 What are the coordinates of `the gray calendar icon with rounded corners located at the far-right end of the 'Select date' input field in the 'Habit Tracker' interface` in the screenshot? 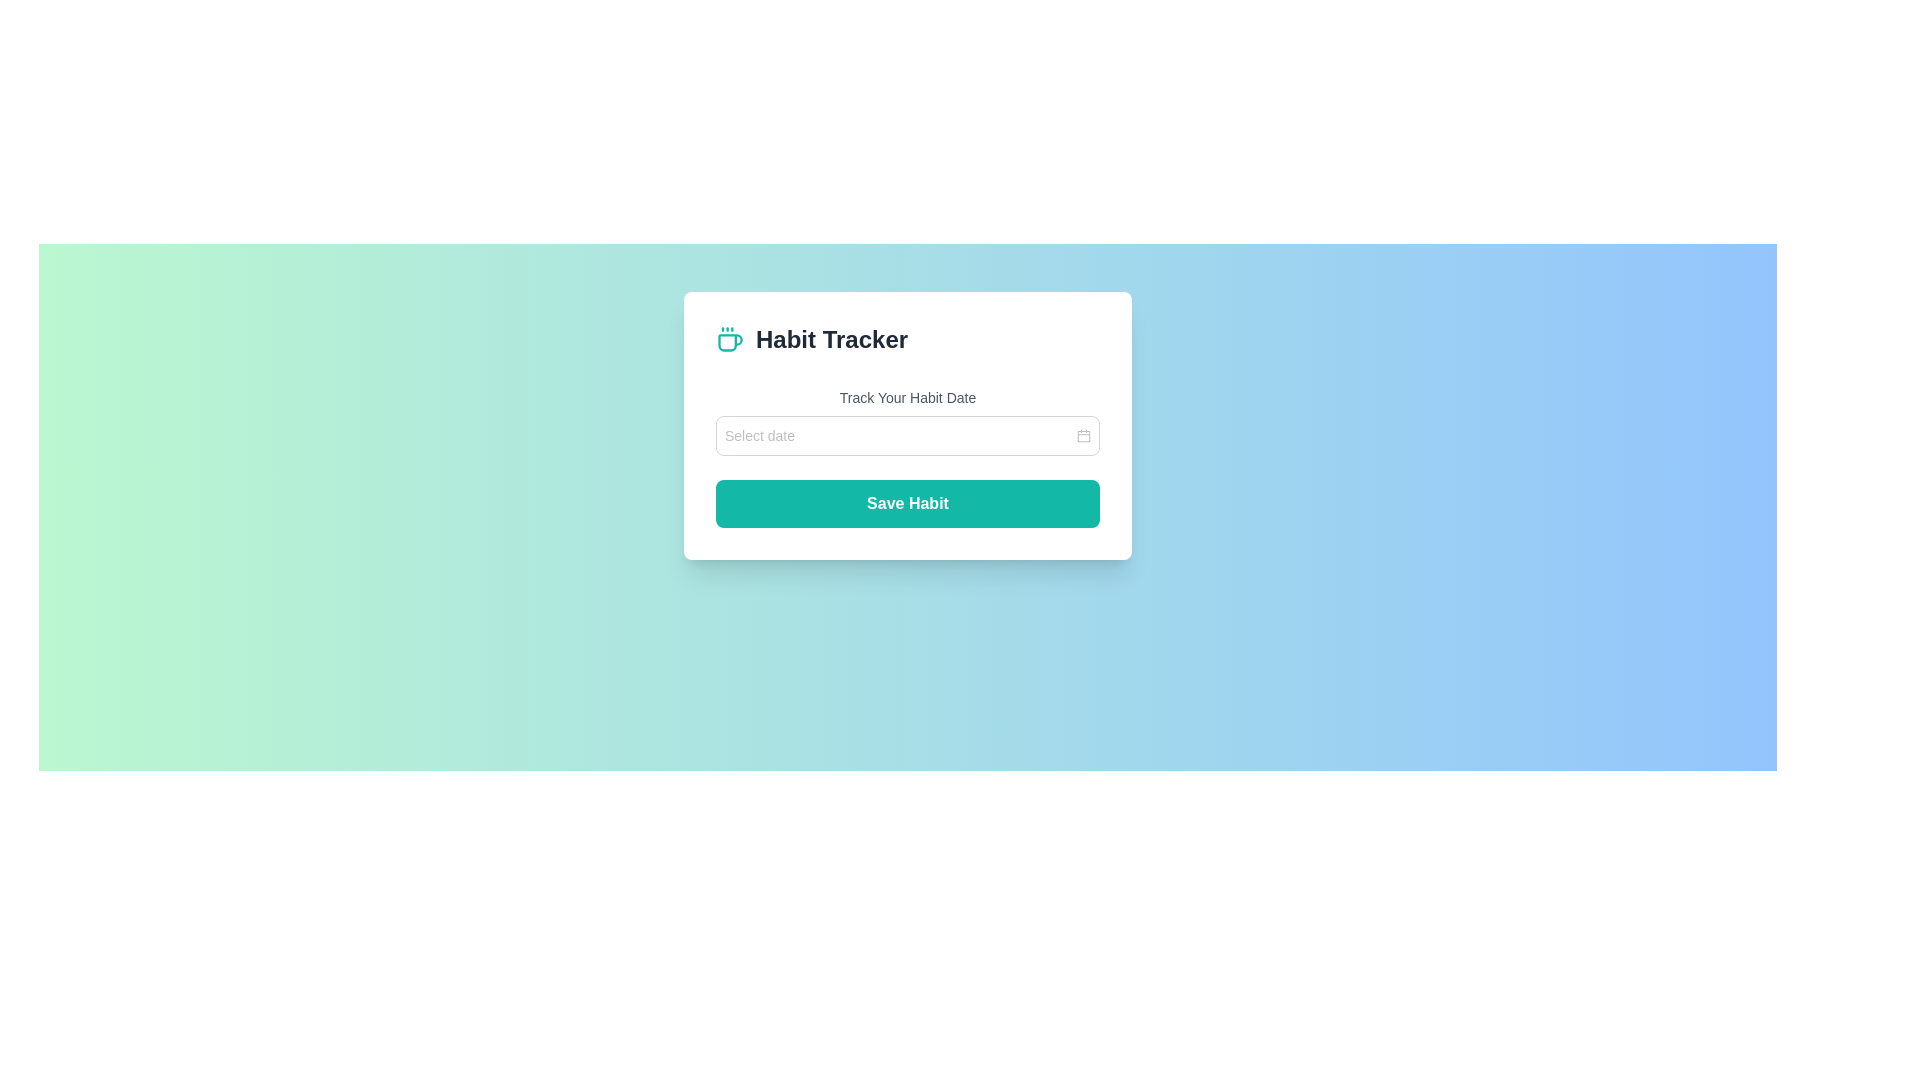 It's located at (1083, 434).